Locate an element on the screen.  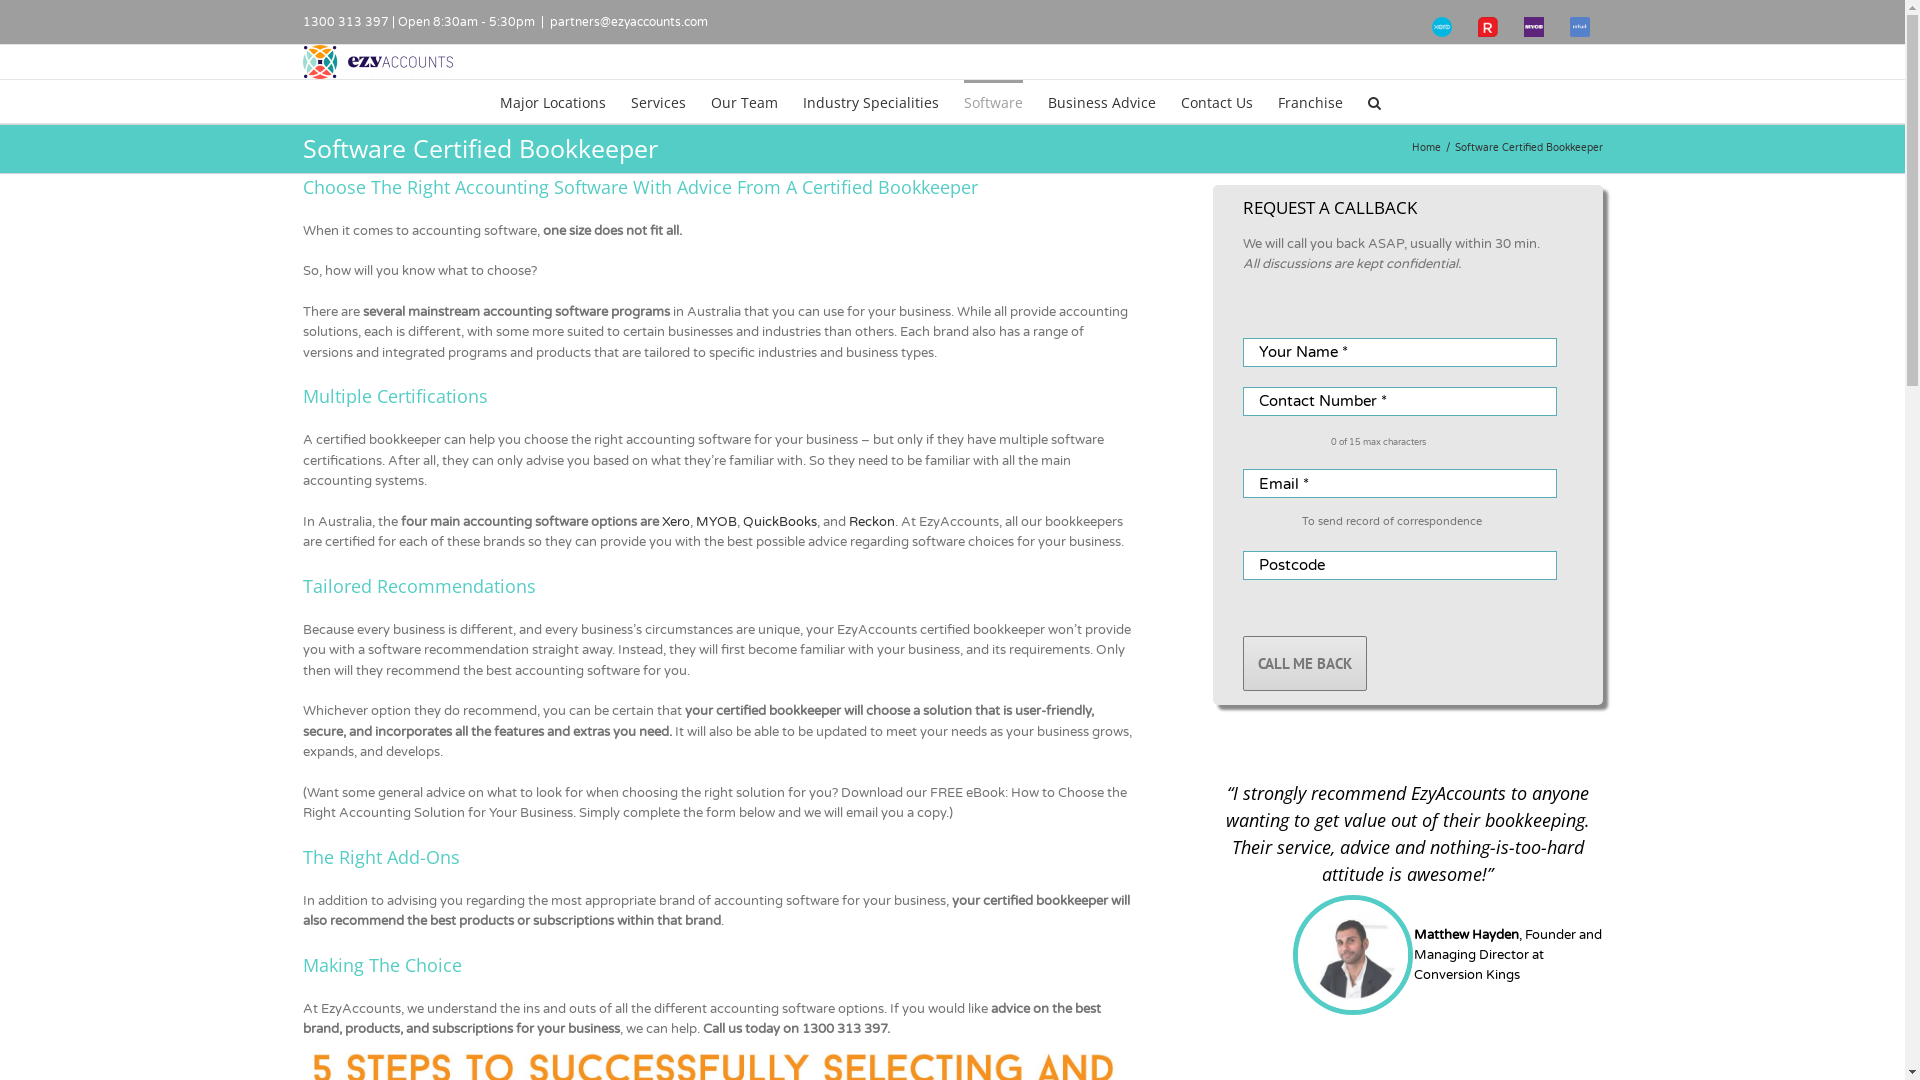
'Business Advice' is located at coordinates (1101, 101).